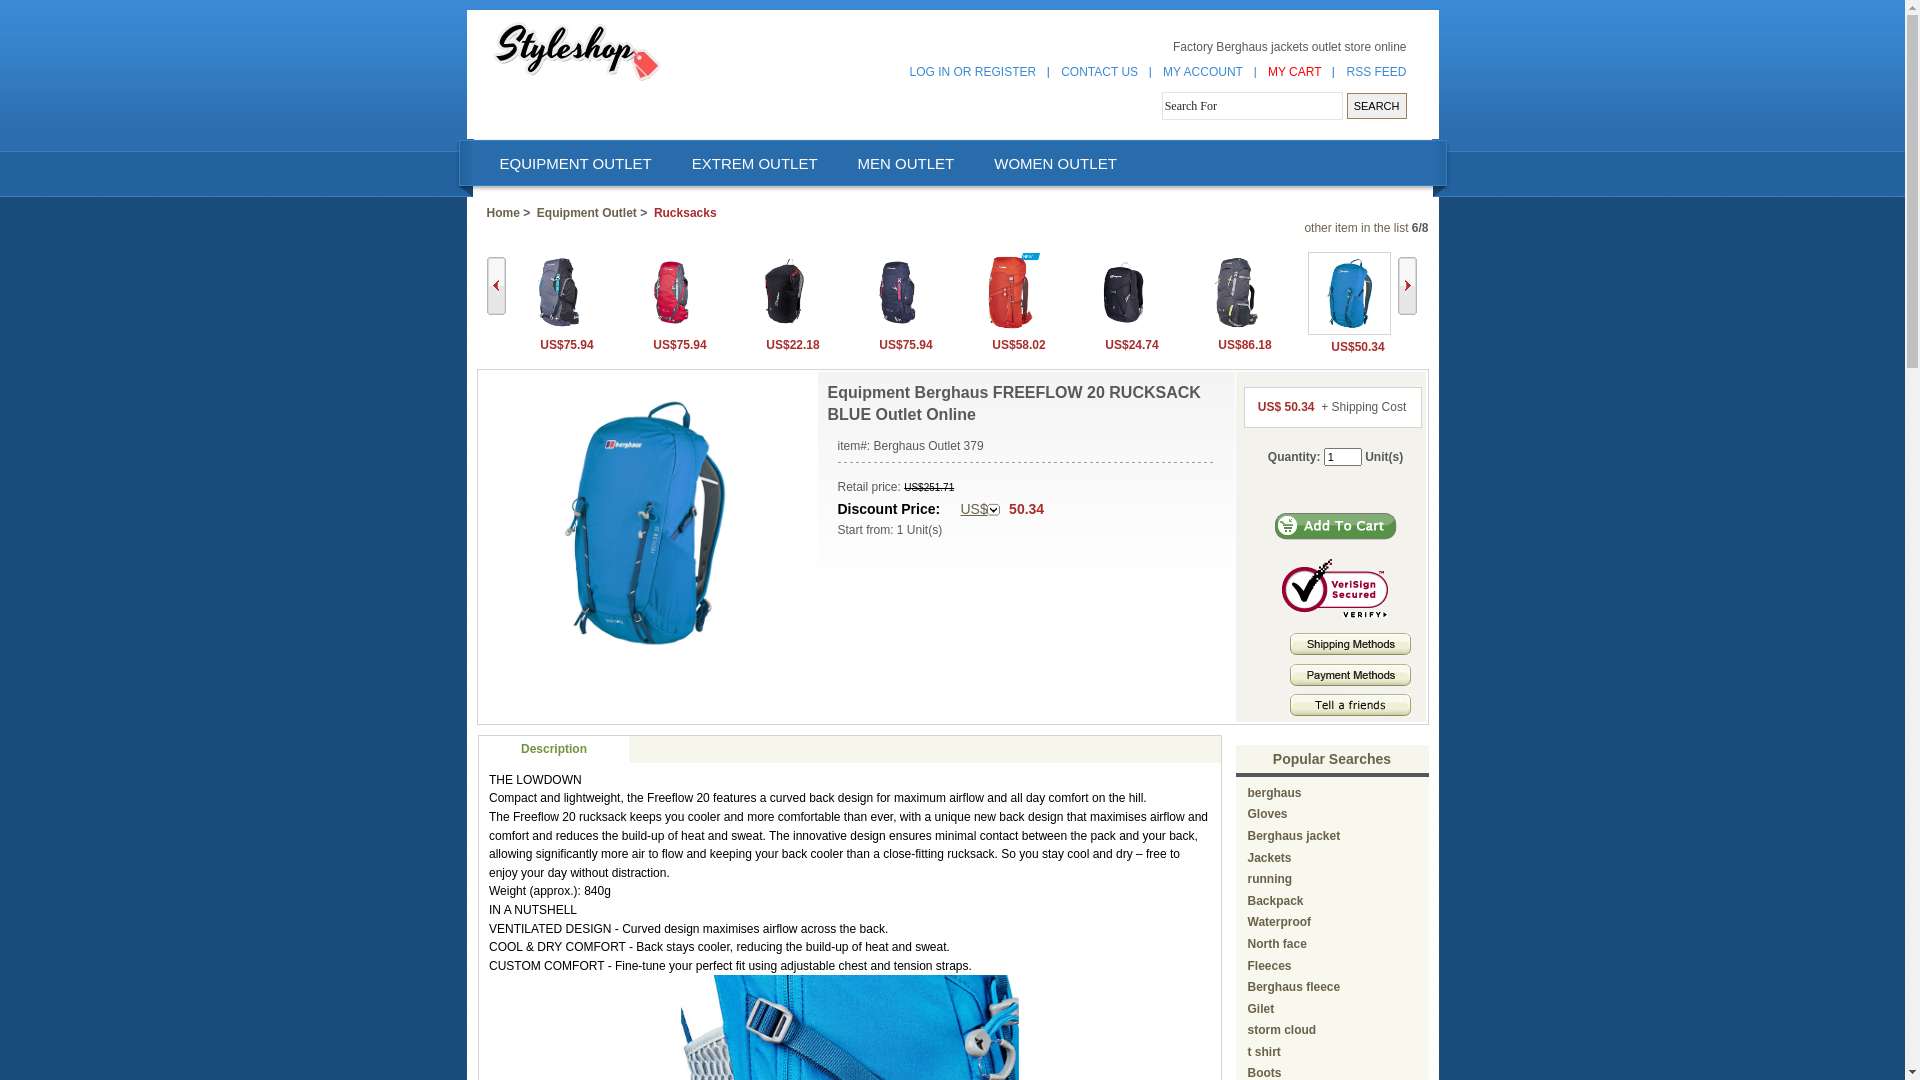  Describe the element at coordinates (1098, 71) in the screenshot. I see `'CONTACT US'` at that location.